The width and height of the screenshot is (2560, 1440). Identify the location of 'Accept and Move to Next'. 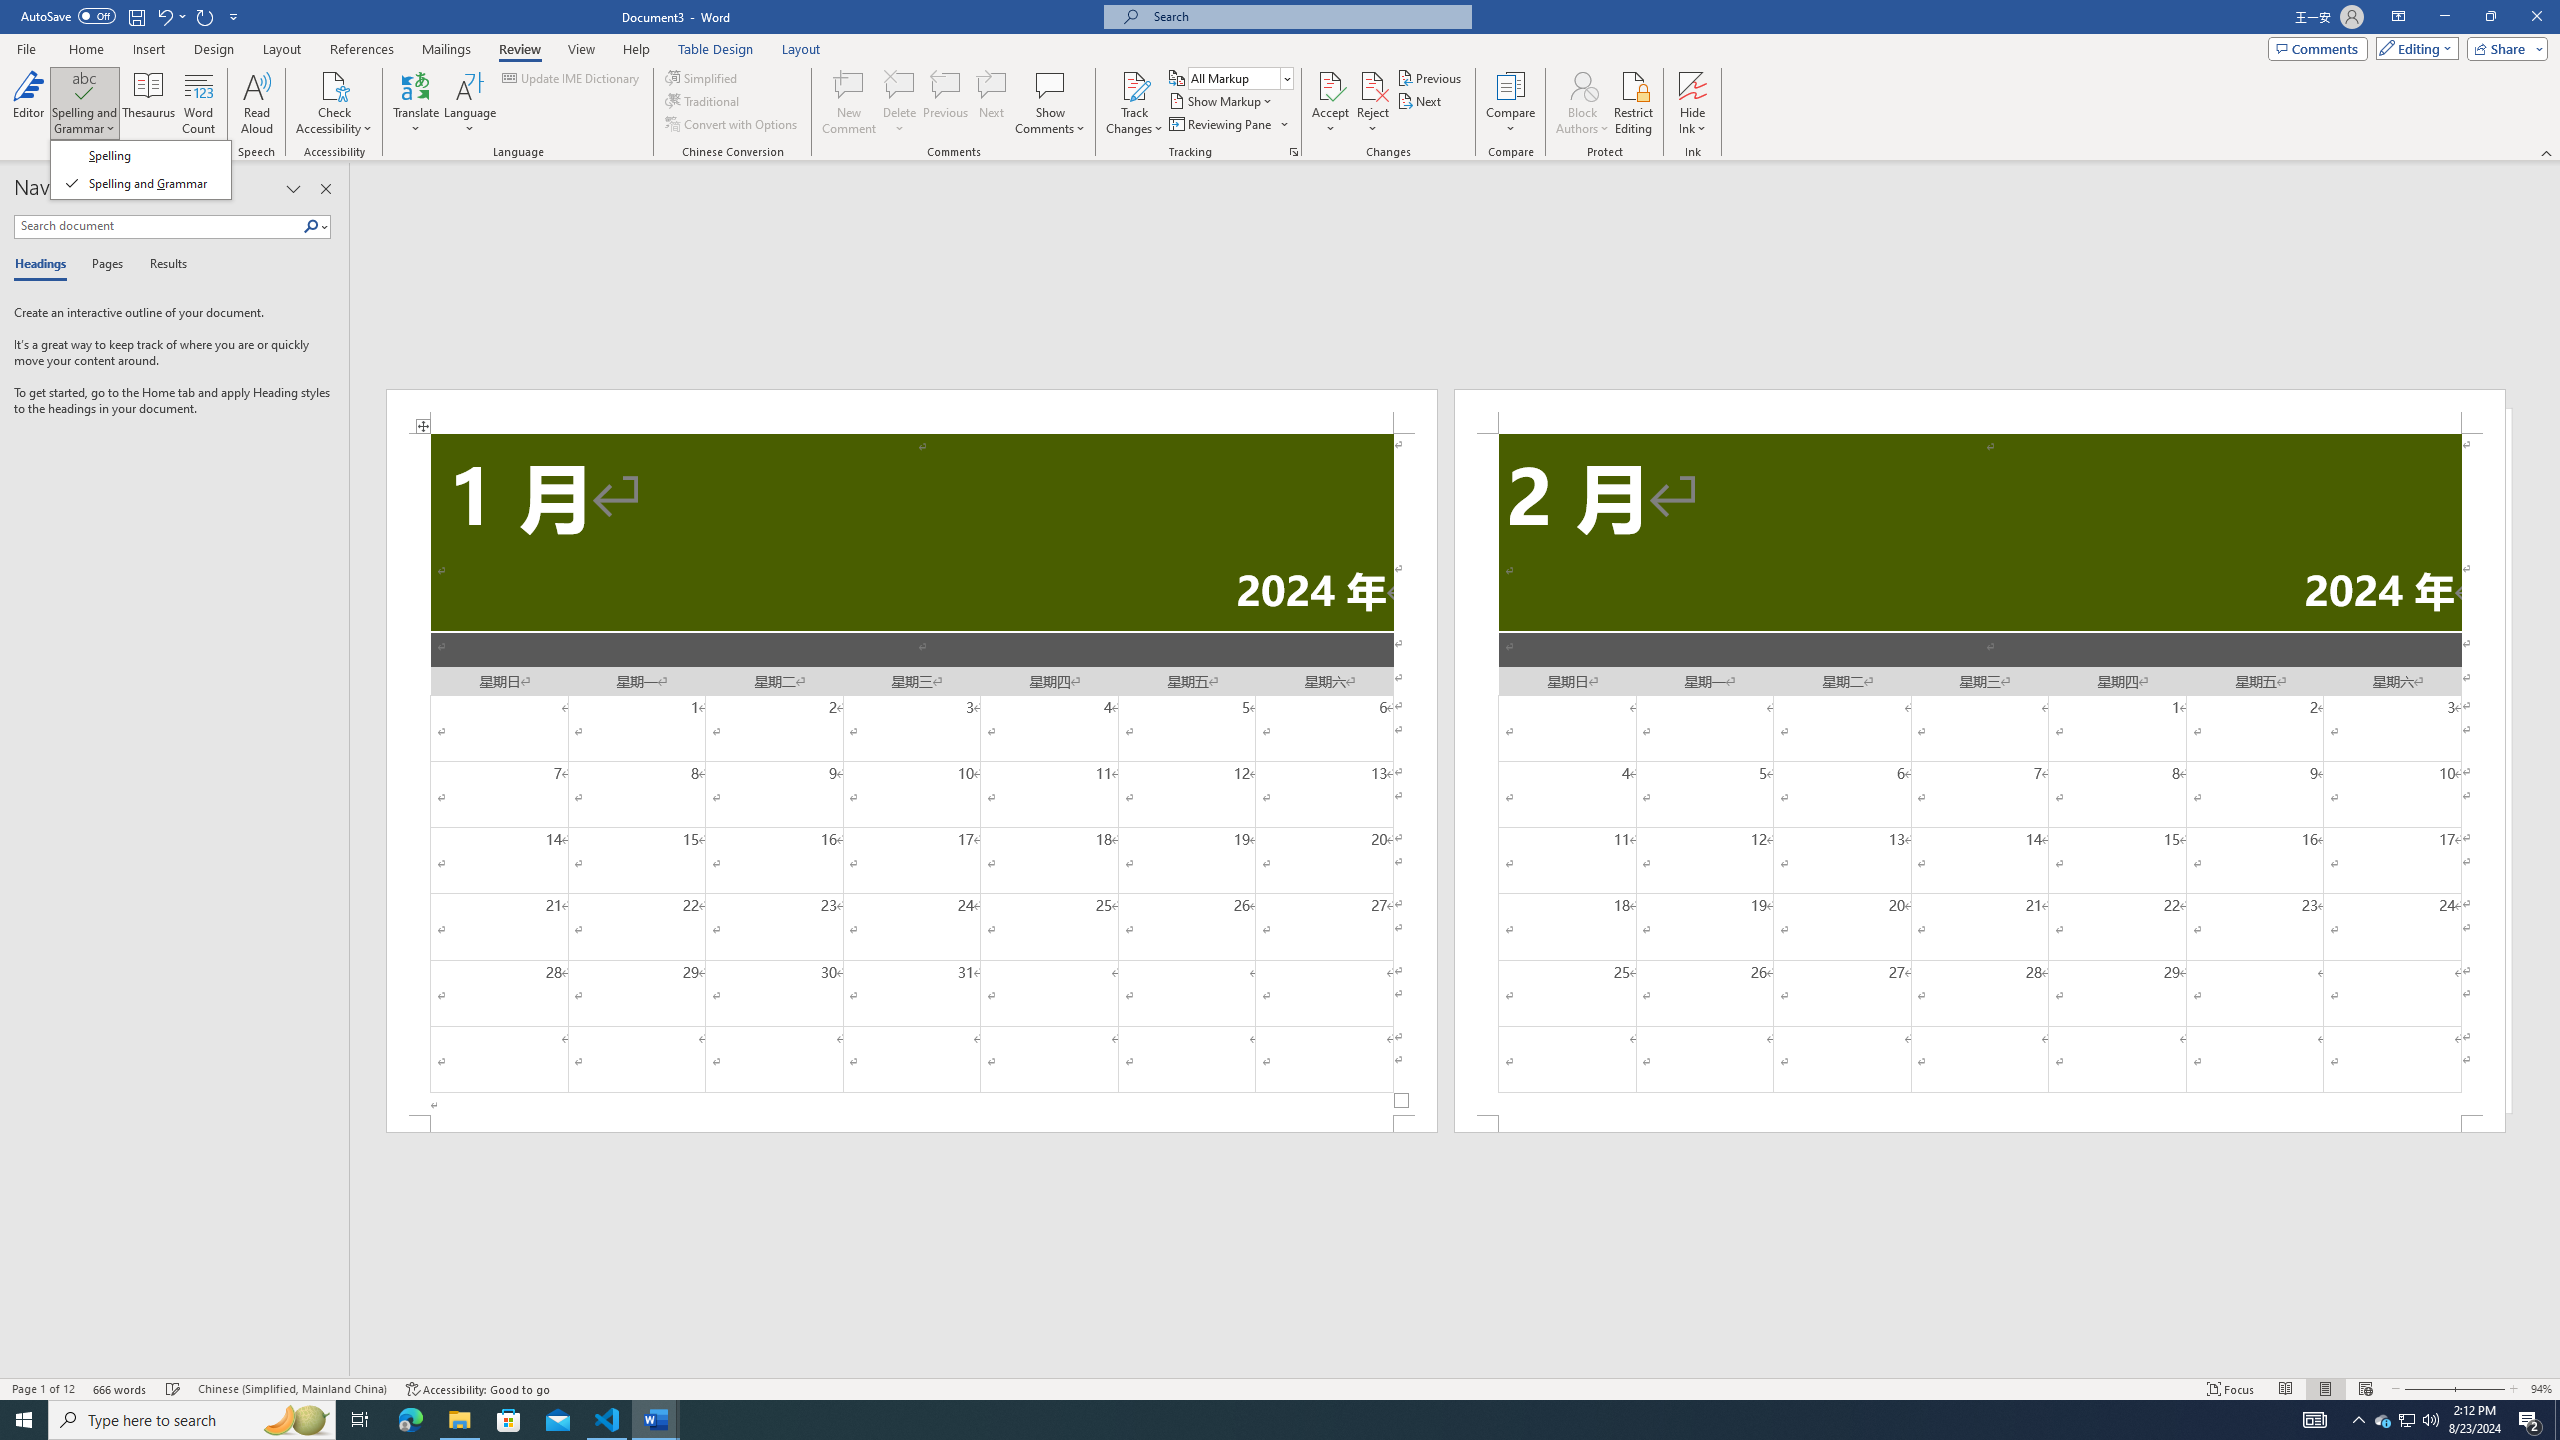
(1330, 84).